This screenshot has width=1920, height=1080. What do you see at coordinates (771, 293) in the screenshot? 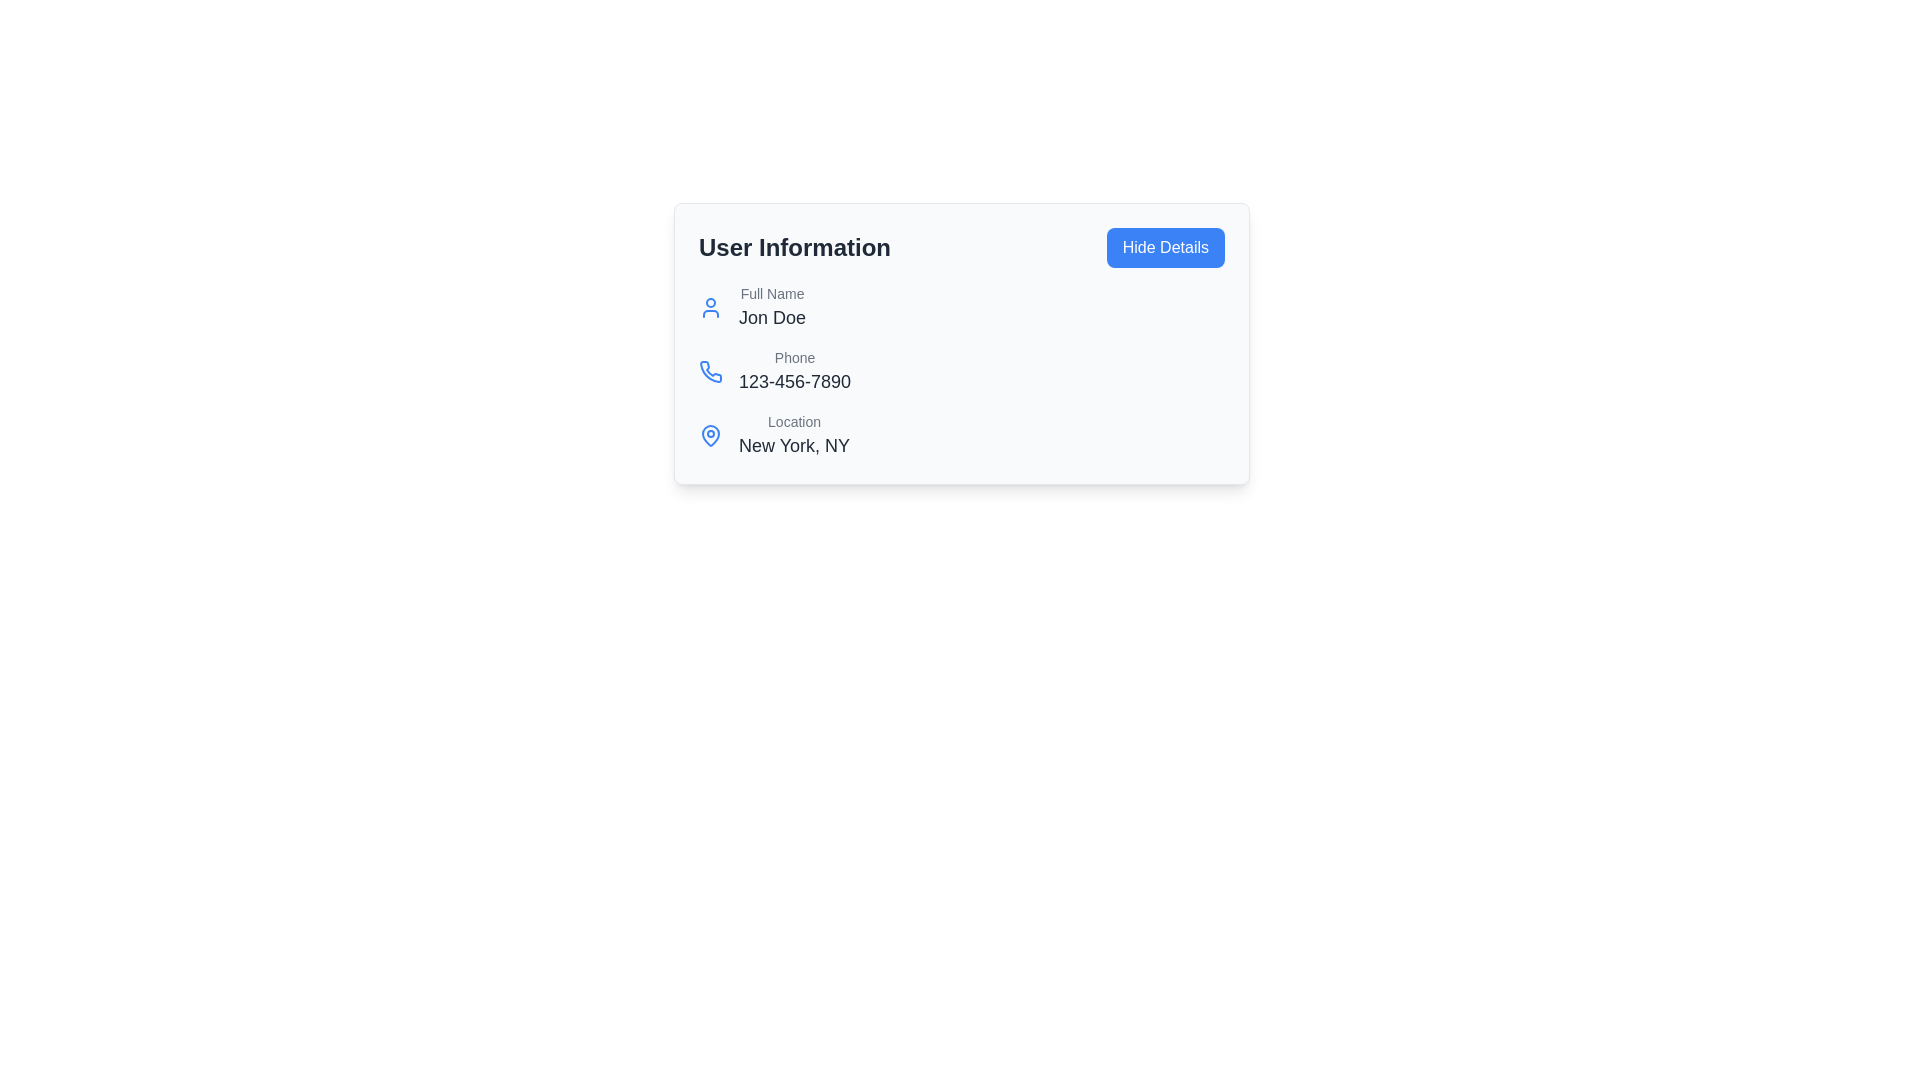
I see `the 'Full Name' text label, which is a smaller, light gray text located at the top-left corner of the user information card, above the name 'Jon Doe'` at bounding box center [771, 293].